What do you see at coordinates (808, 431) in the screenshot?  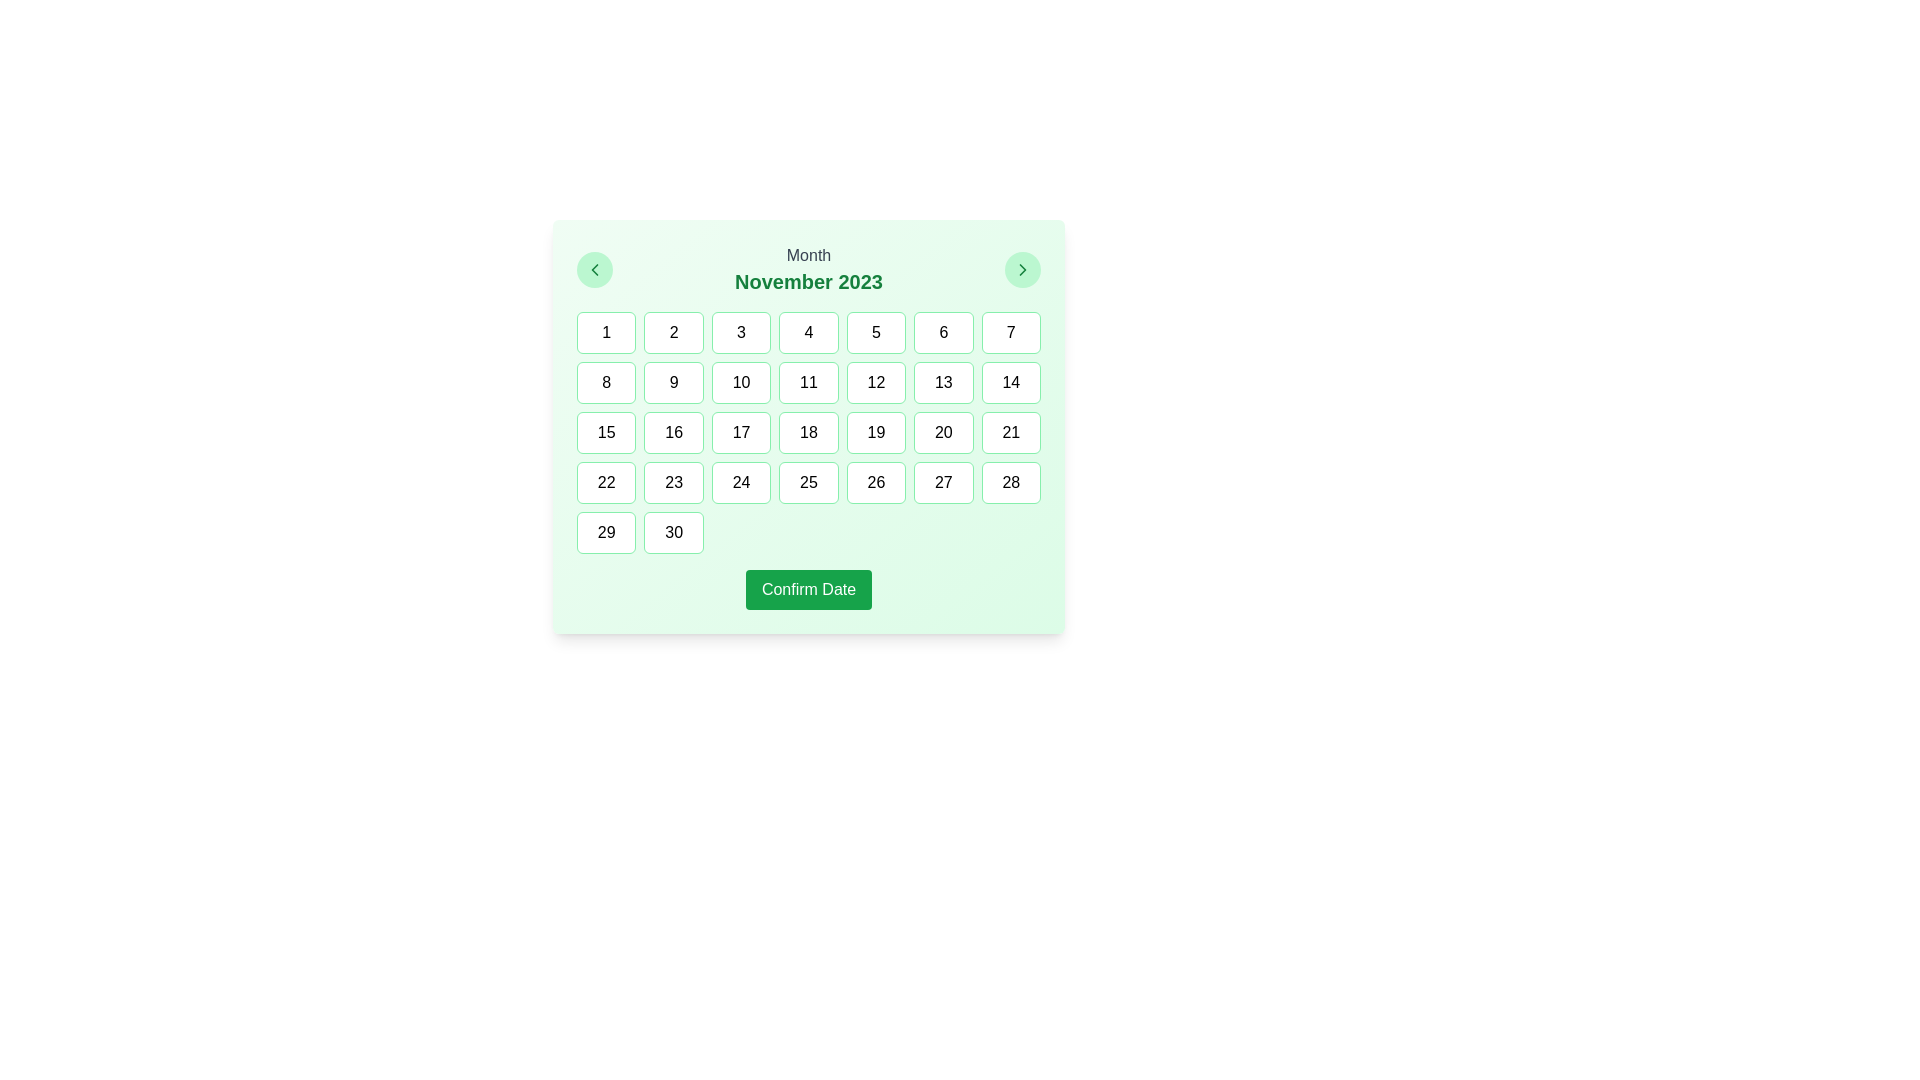 I see `the date button for the 18th in the calendar interface` at bounding box center [808, 431].